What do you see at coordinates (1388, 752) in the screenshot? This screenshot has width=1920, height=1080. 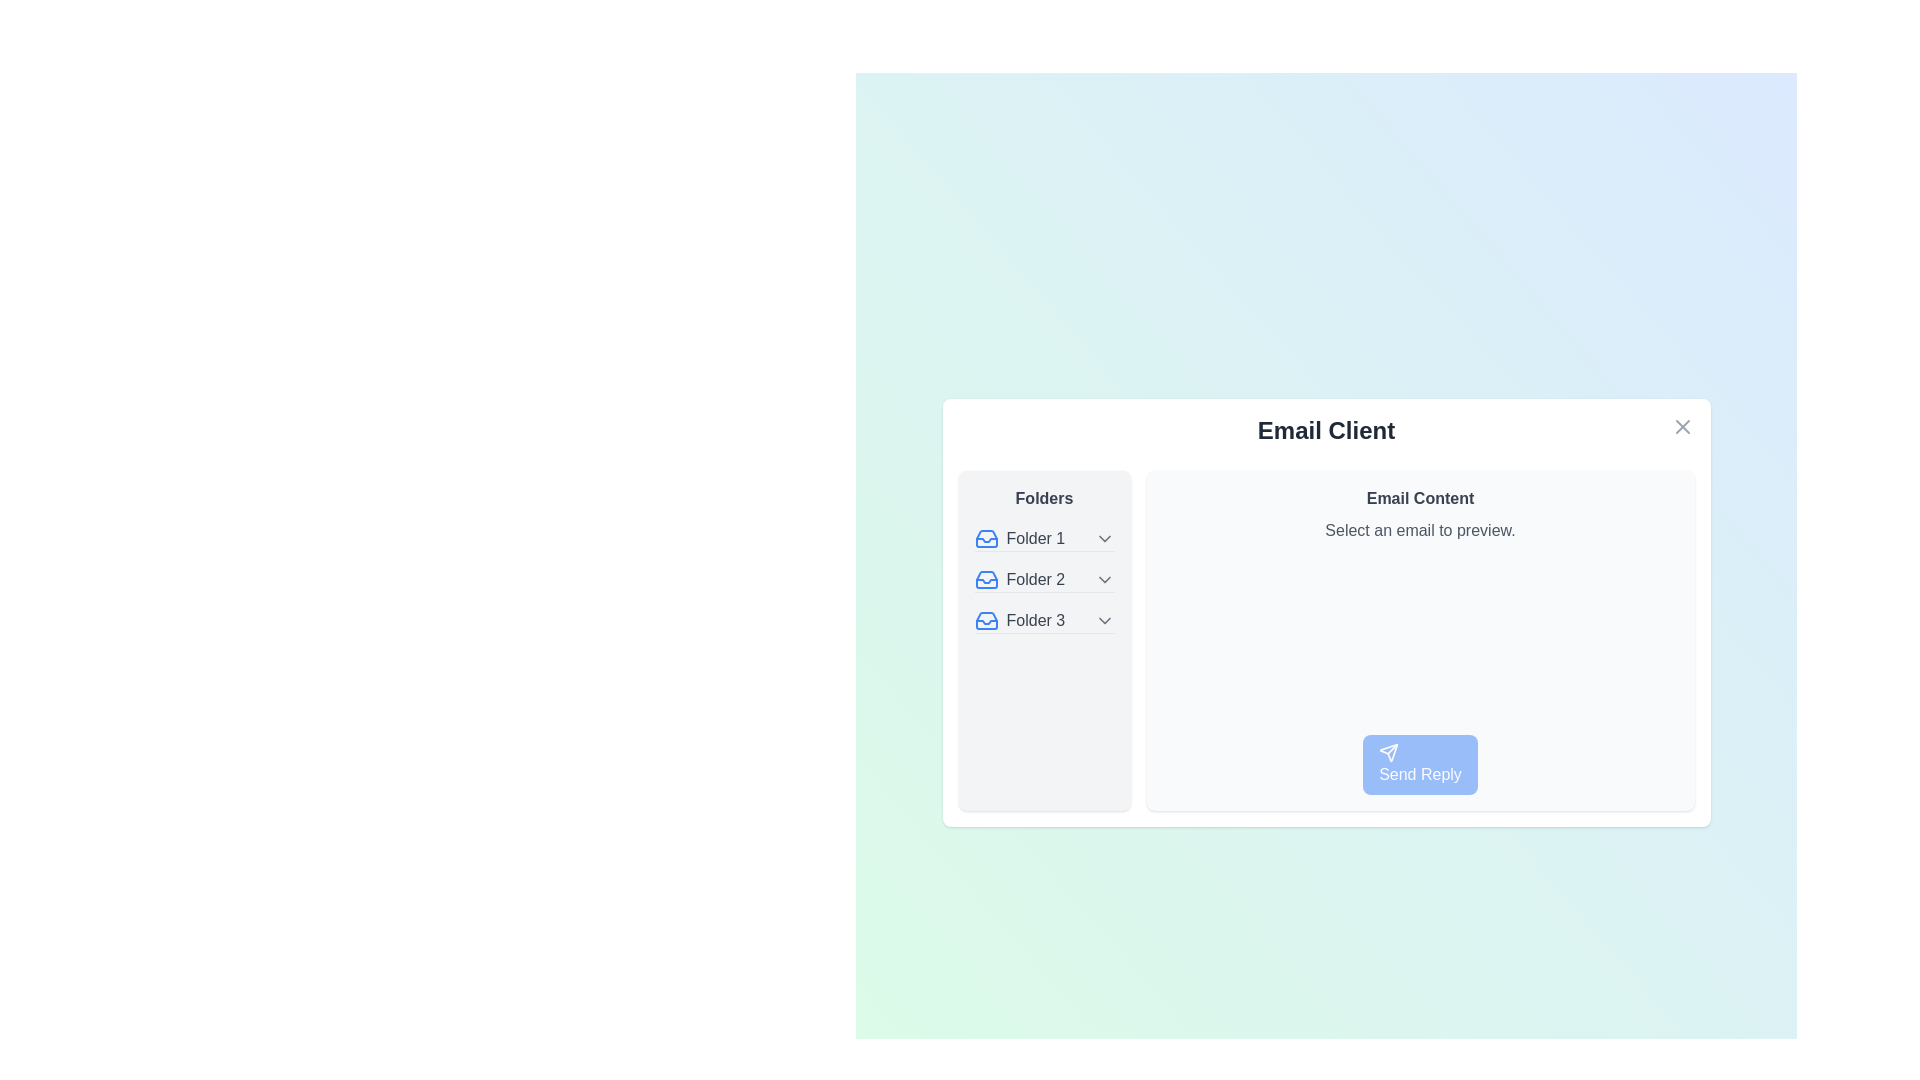 I see `the decorative icon located within the 'Send Reply' button, positioned towards the left edge adjacent to the text label 'Send Reply'` at bounding box center [1388, 752].